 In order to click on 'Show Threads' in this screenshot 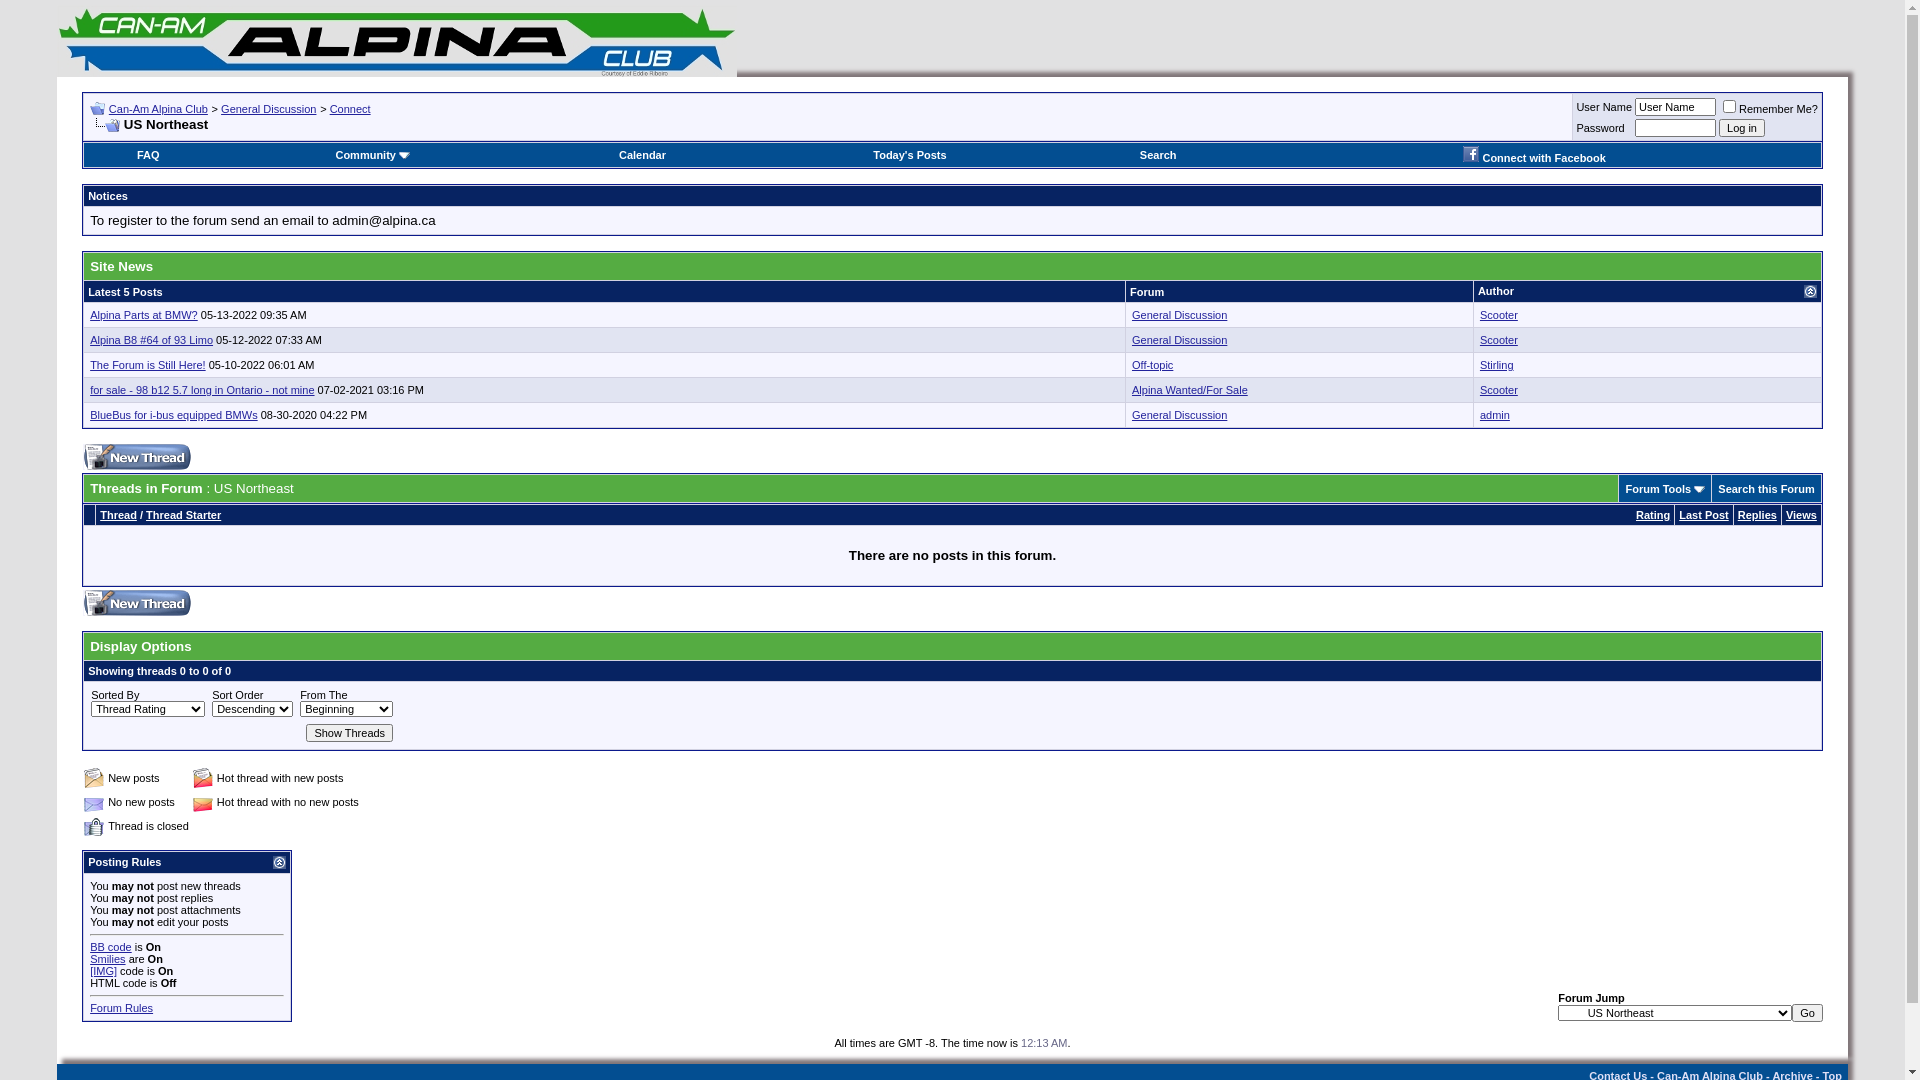, I will do `click(349, 732)`.